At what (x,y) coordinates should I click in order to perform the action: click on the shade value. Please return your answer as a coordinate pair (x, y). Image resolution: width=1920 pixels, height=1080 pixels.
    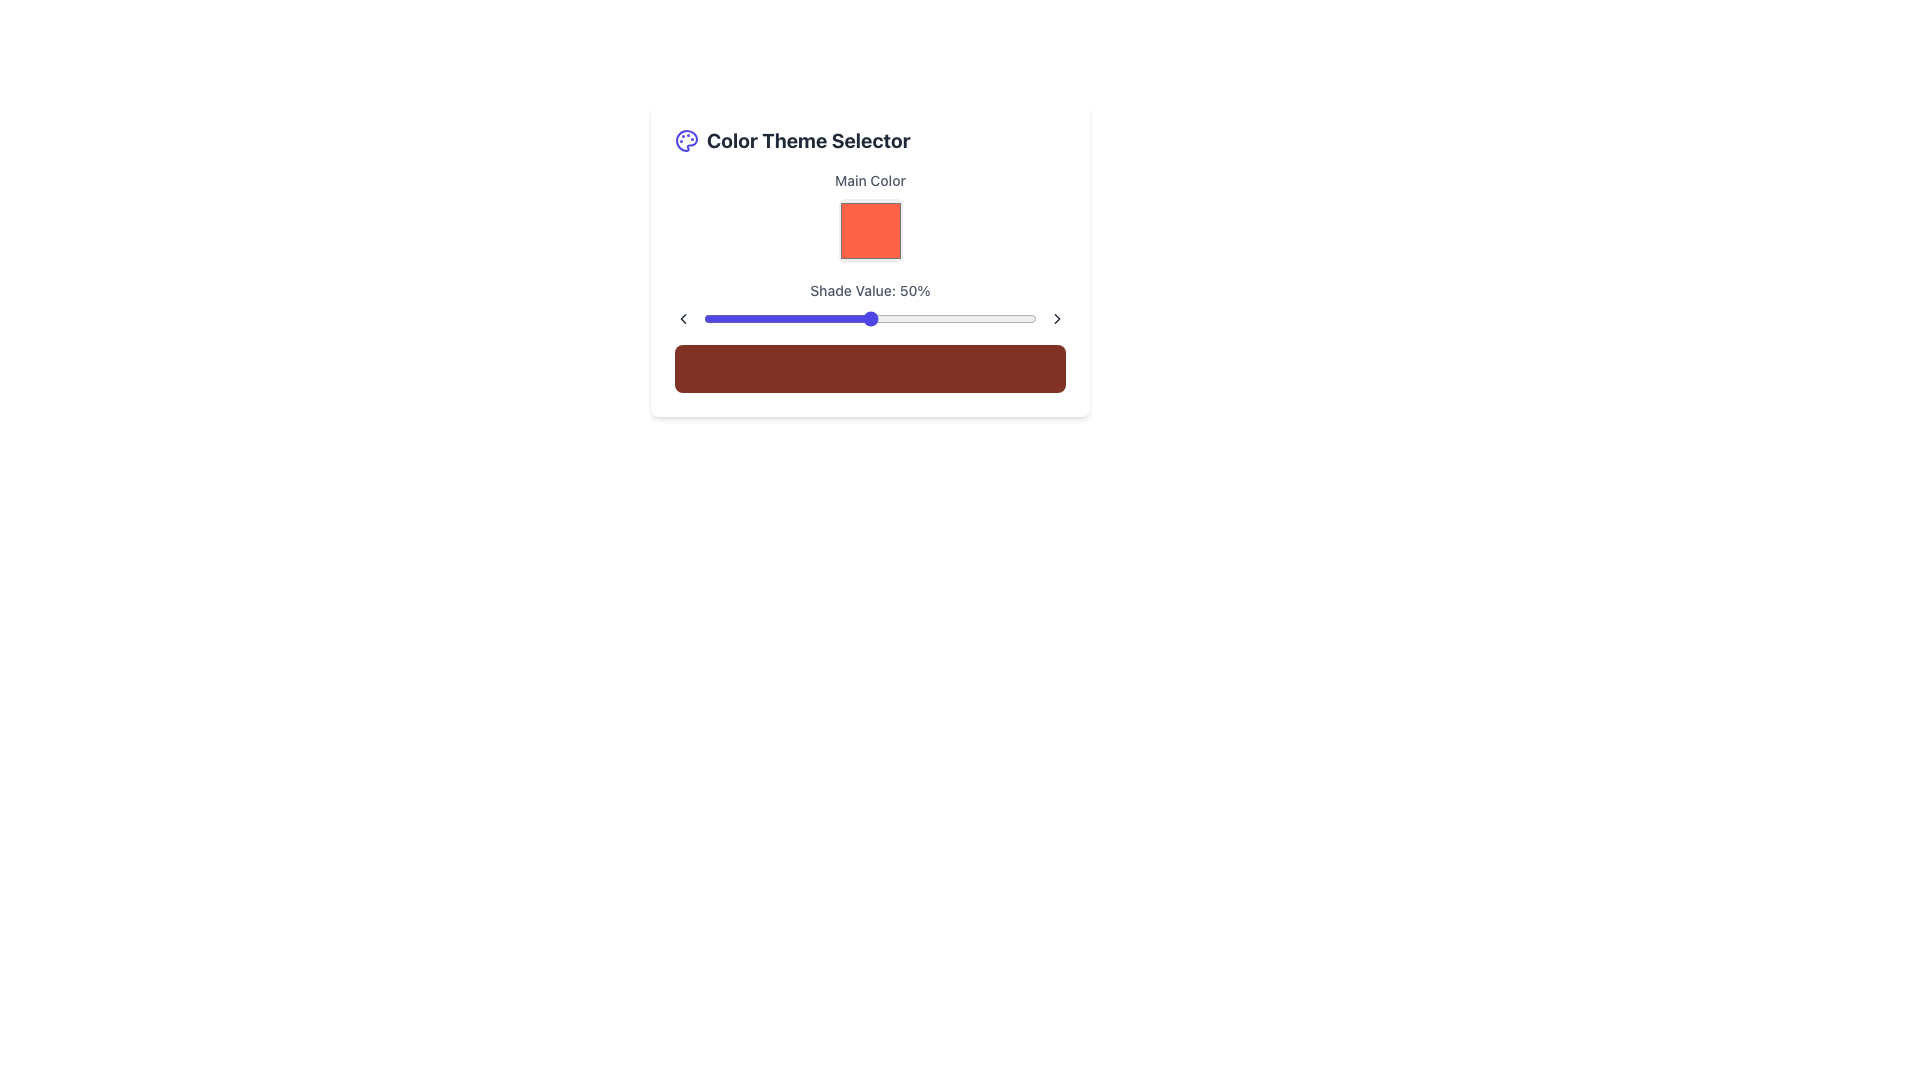
    Looking at the image, I should click on (1017, 318).